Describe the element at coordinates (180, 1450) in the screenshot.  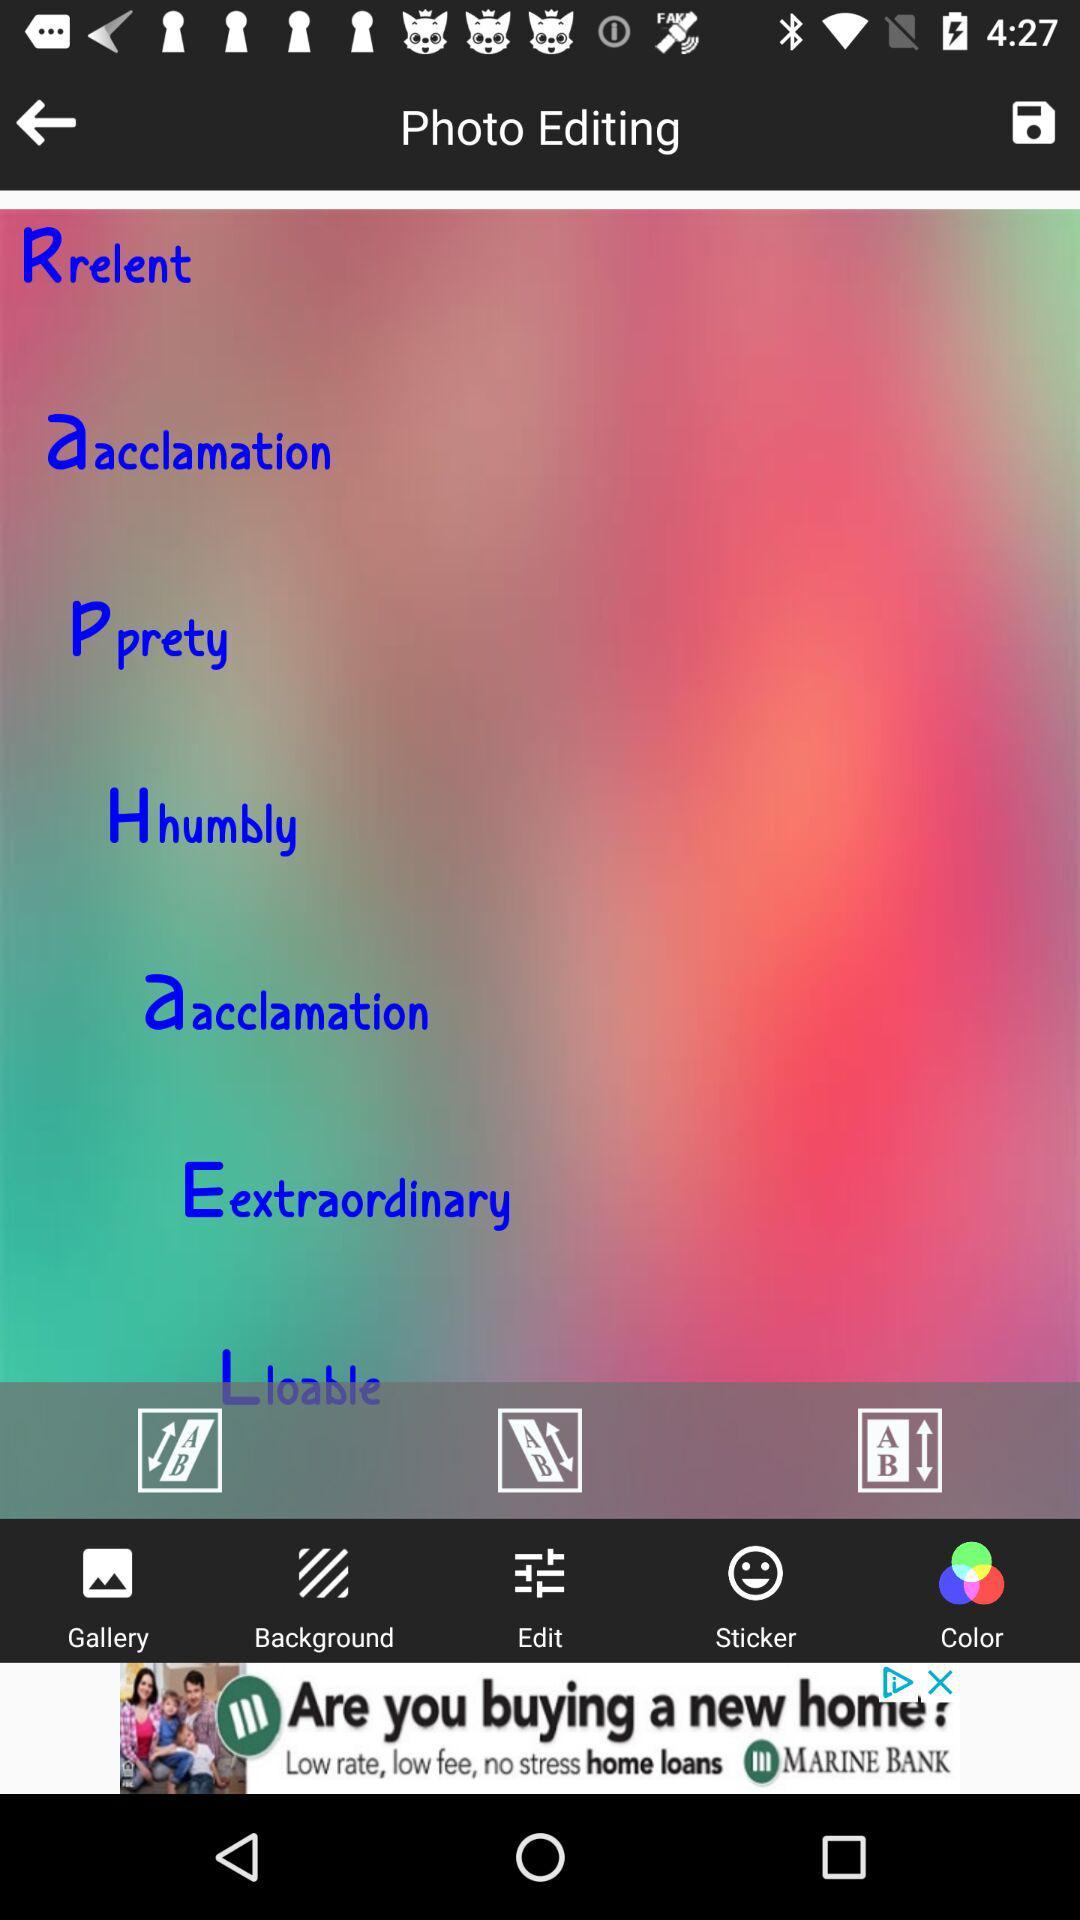
I see `realign text positioning` at that location.